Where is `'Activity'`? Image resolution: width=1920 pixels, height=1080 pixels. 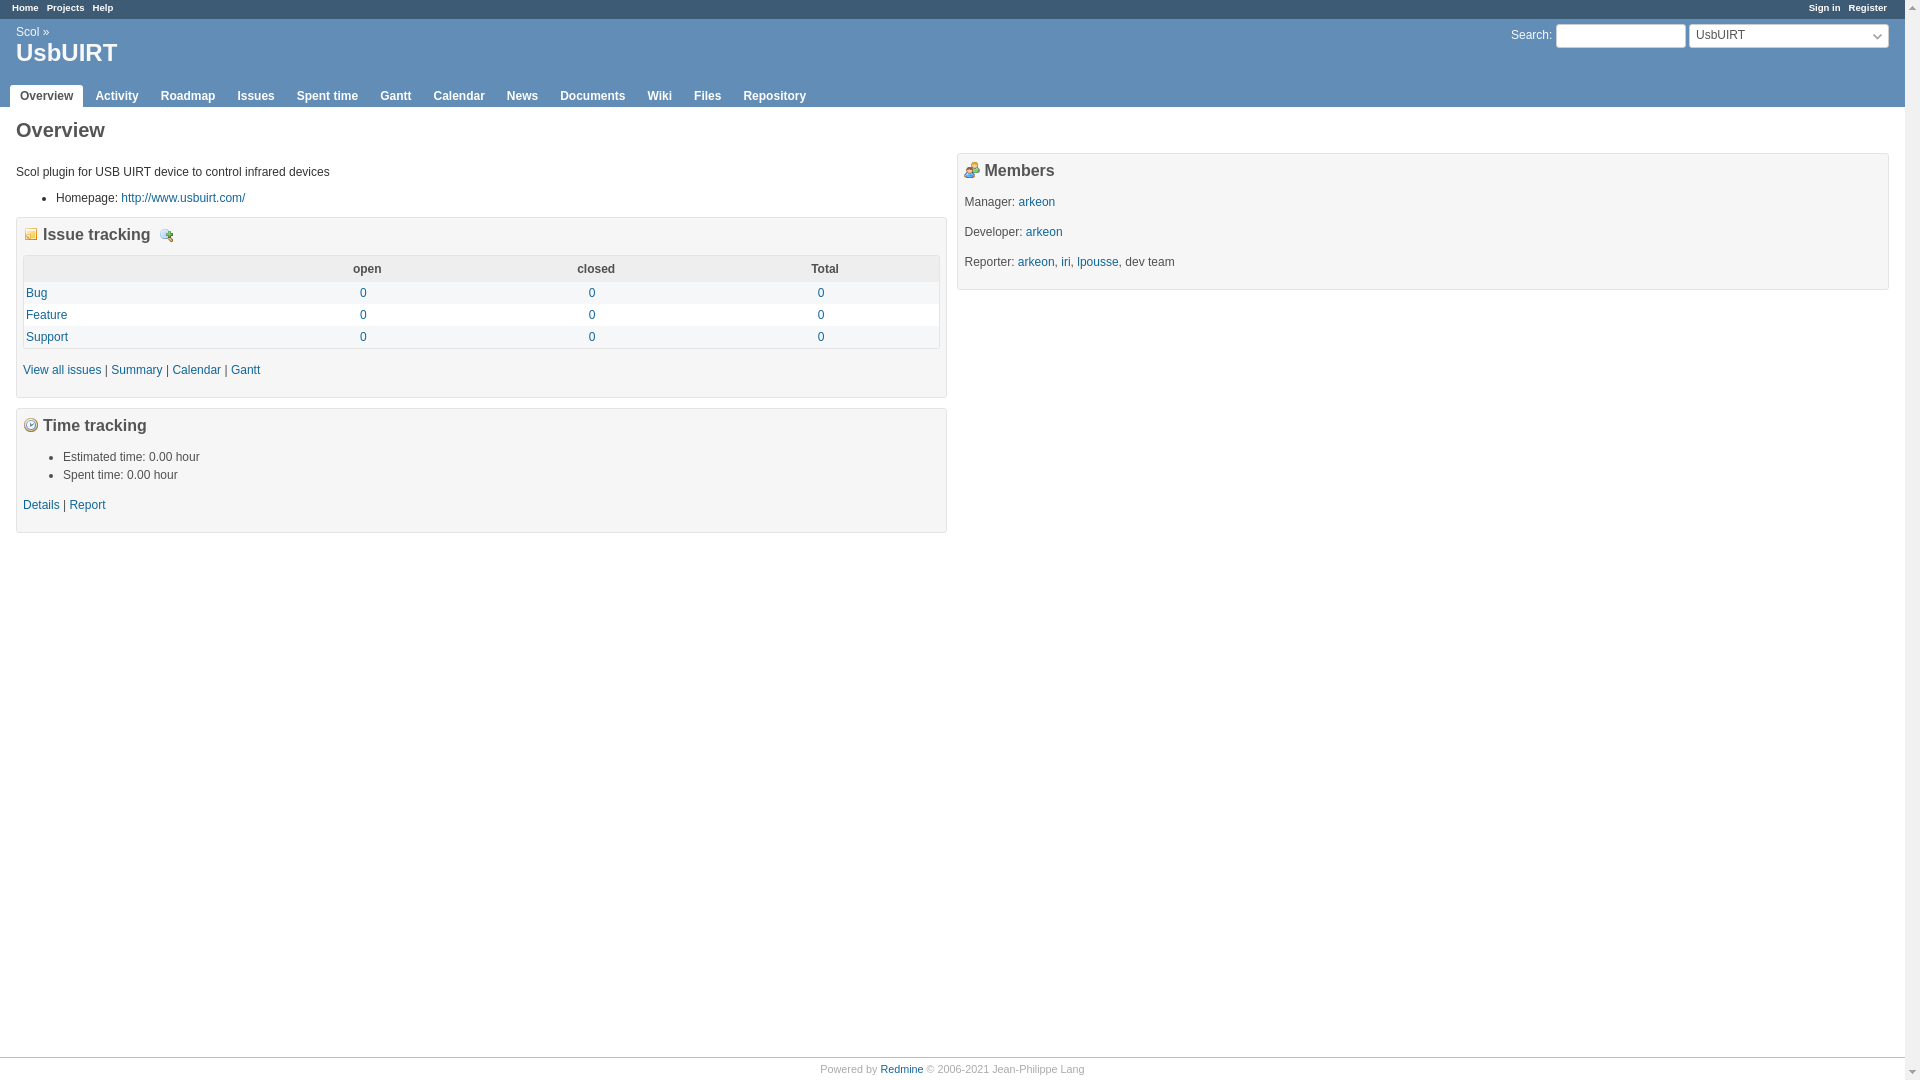
'Activity' is located at coordinates (115, 96).